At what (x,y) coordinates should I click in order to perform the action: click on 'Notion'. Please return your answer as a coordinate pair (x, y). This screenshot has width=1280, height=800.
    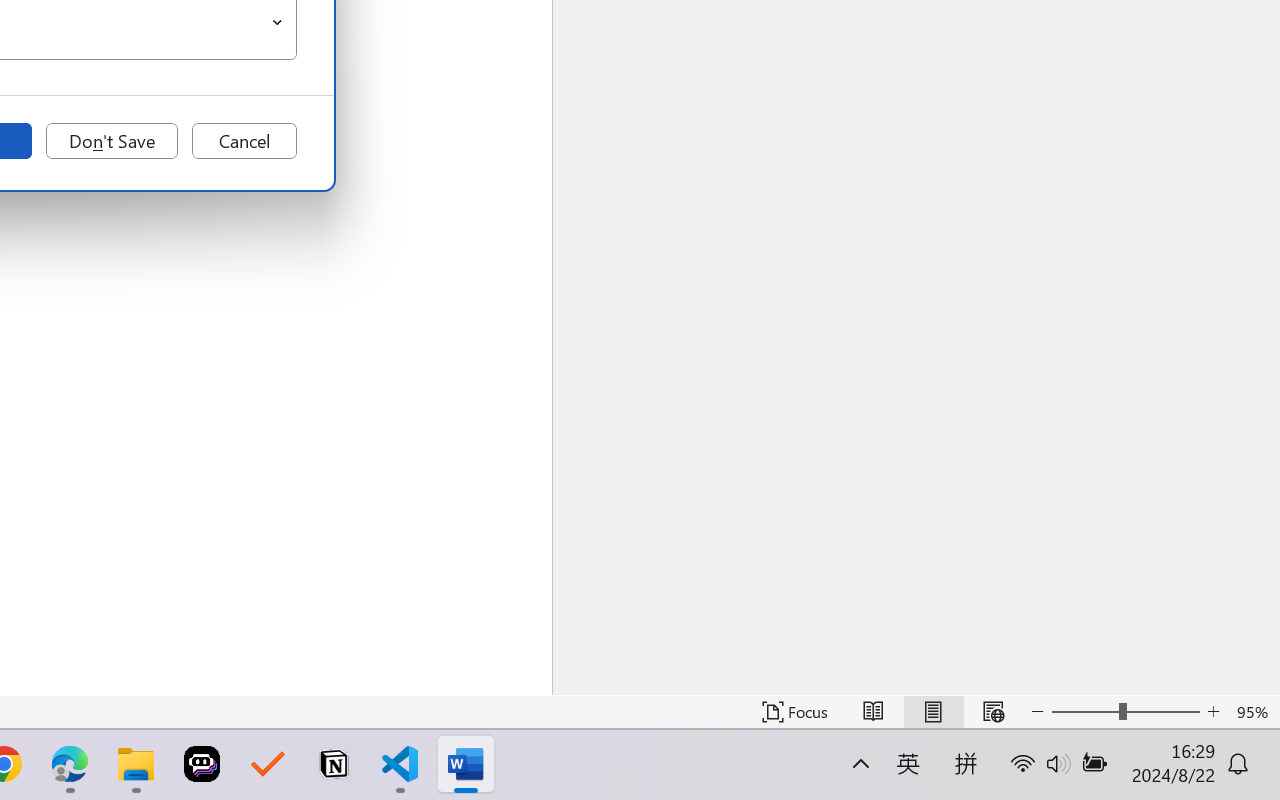
    Looking at the image, I should click on (334, 764).